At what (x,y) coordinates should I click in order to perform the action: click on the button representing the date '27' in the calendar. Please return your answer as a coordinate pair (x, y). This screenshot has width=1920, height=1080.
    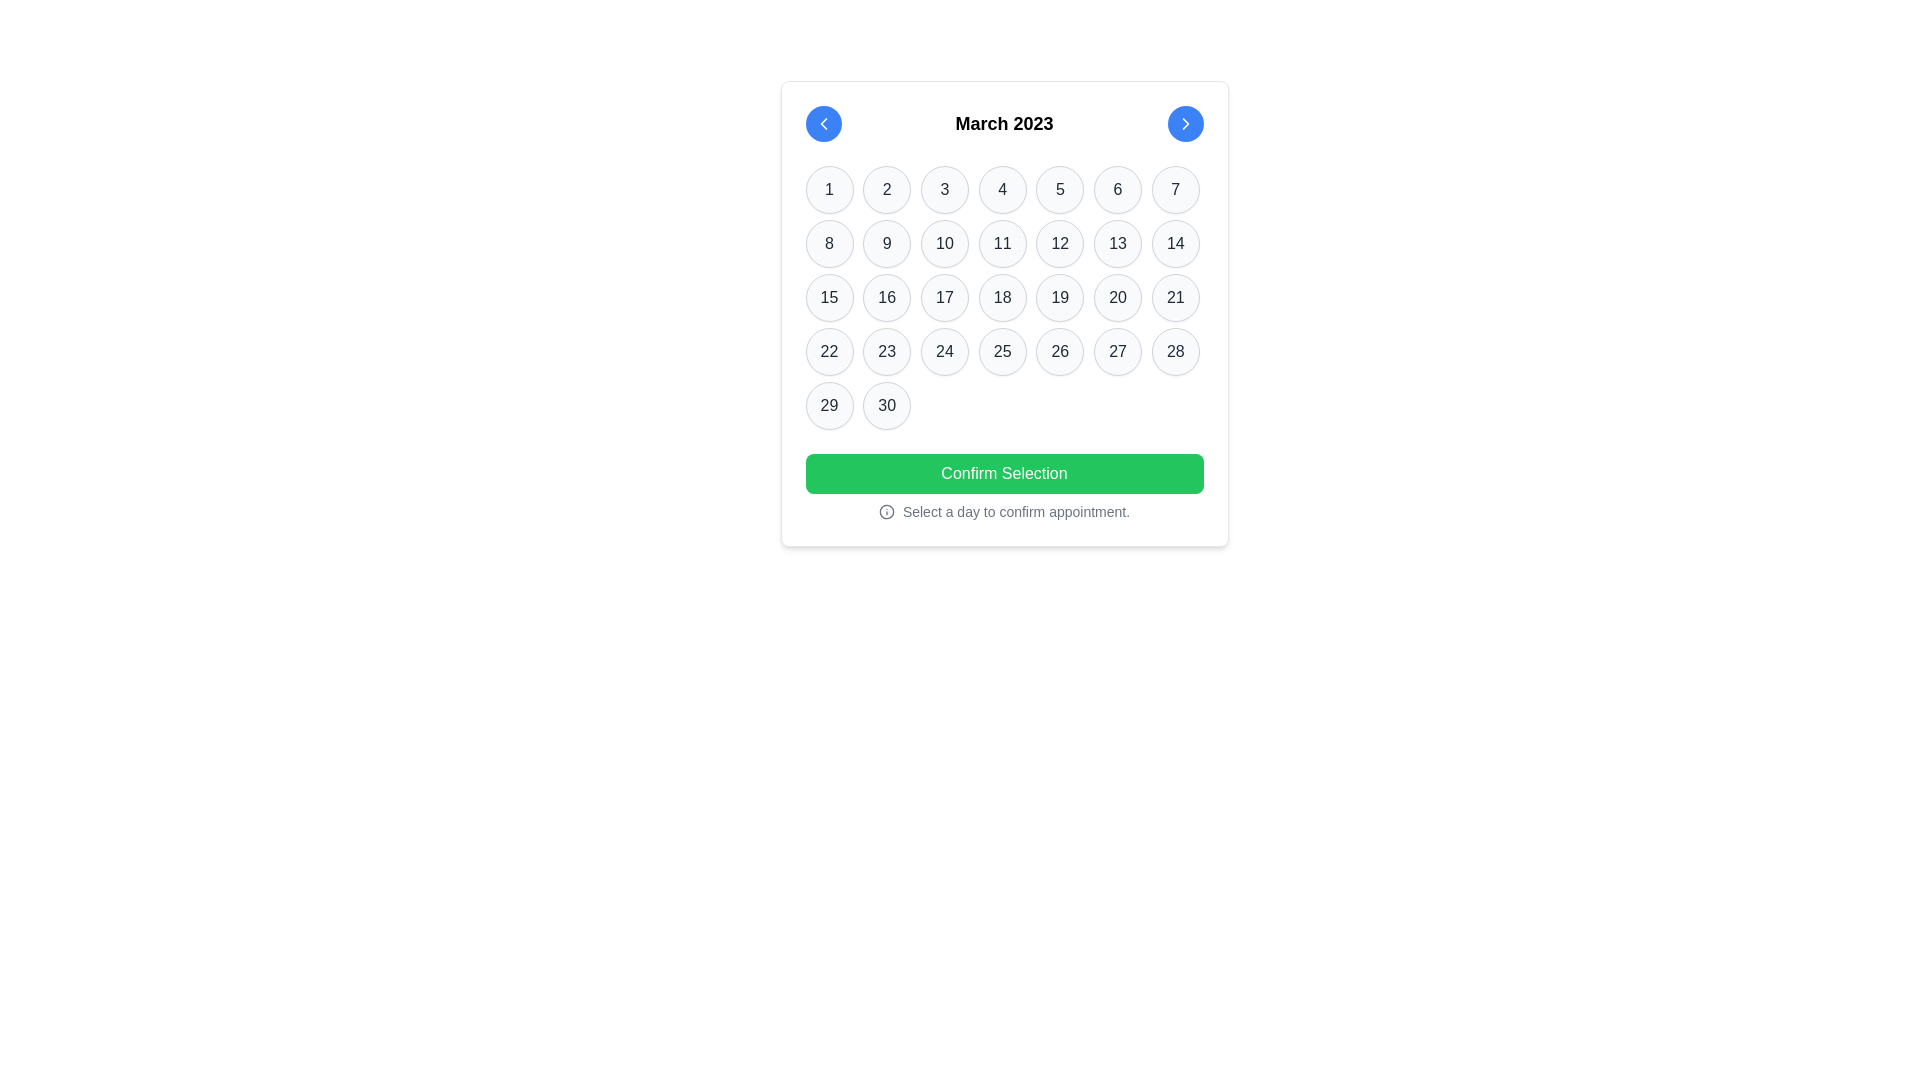
    Looking at the image, I should click on (1117, 350).